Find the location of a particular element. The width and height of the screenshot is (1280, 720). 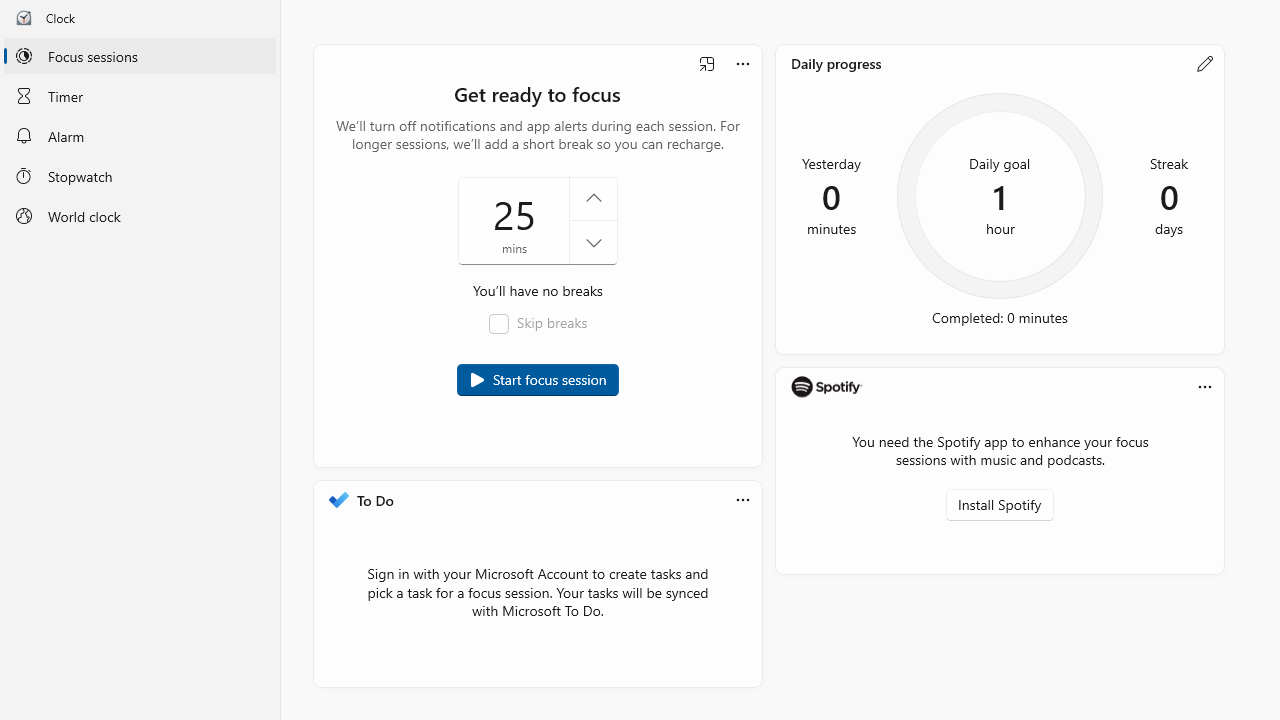

'Keep on top' is located at coordinates (707, 63).